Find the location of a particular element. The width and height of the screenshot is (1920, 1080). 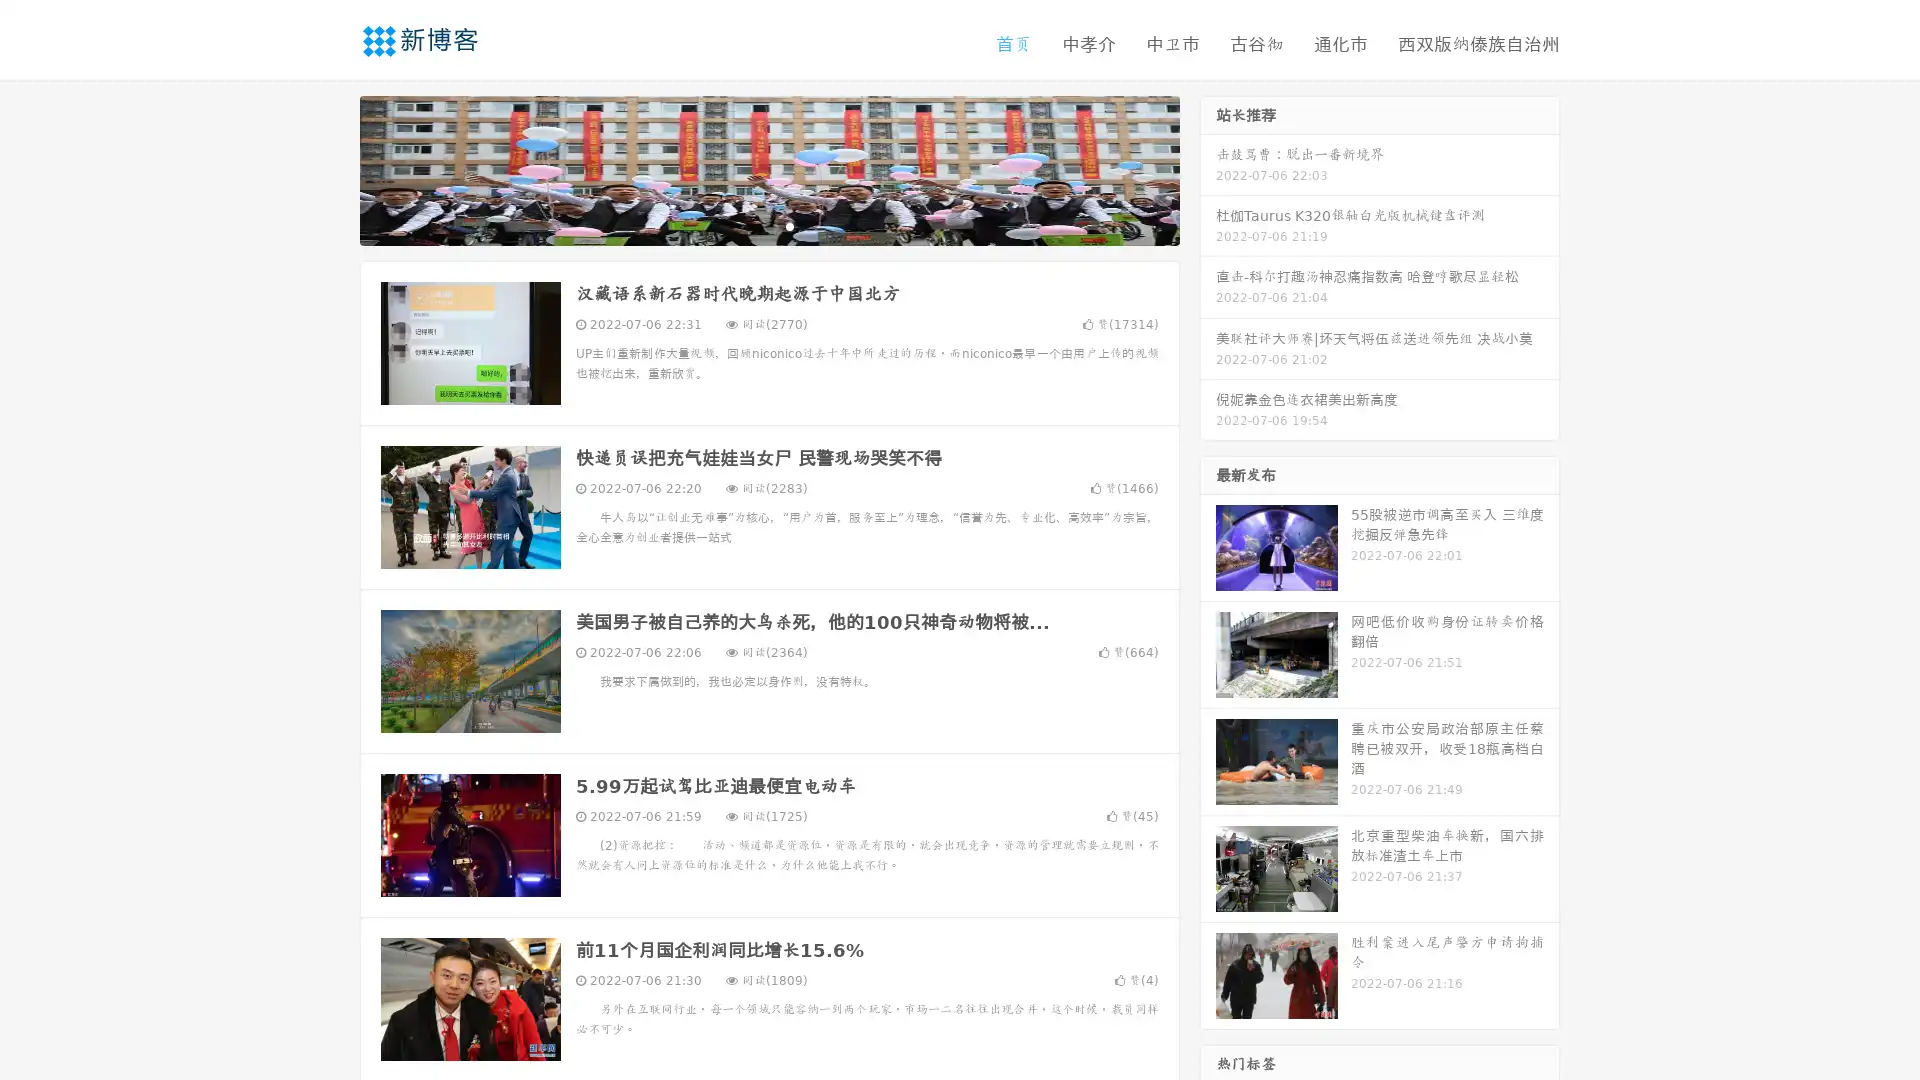

Go to slide 1 is located at coordinates (748, 225).